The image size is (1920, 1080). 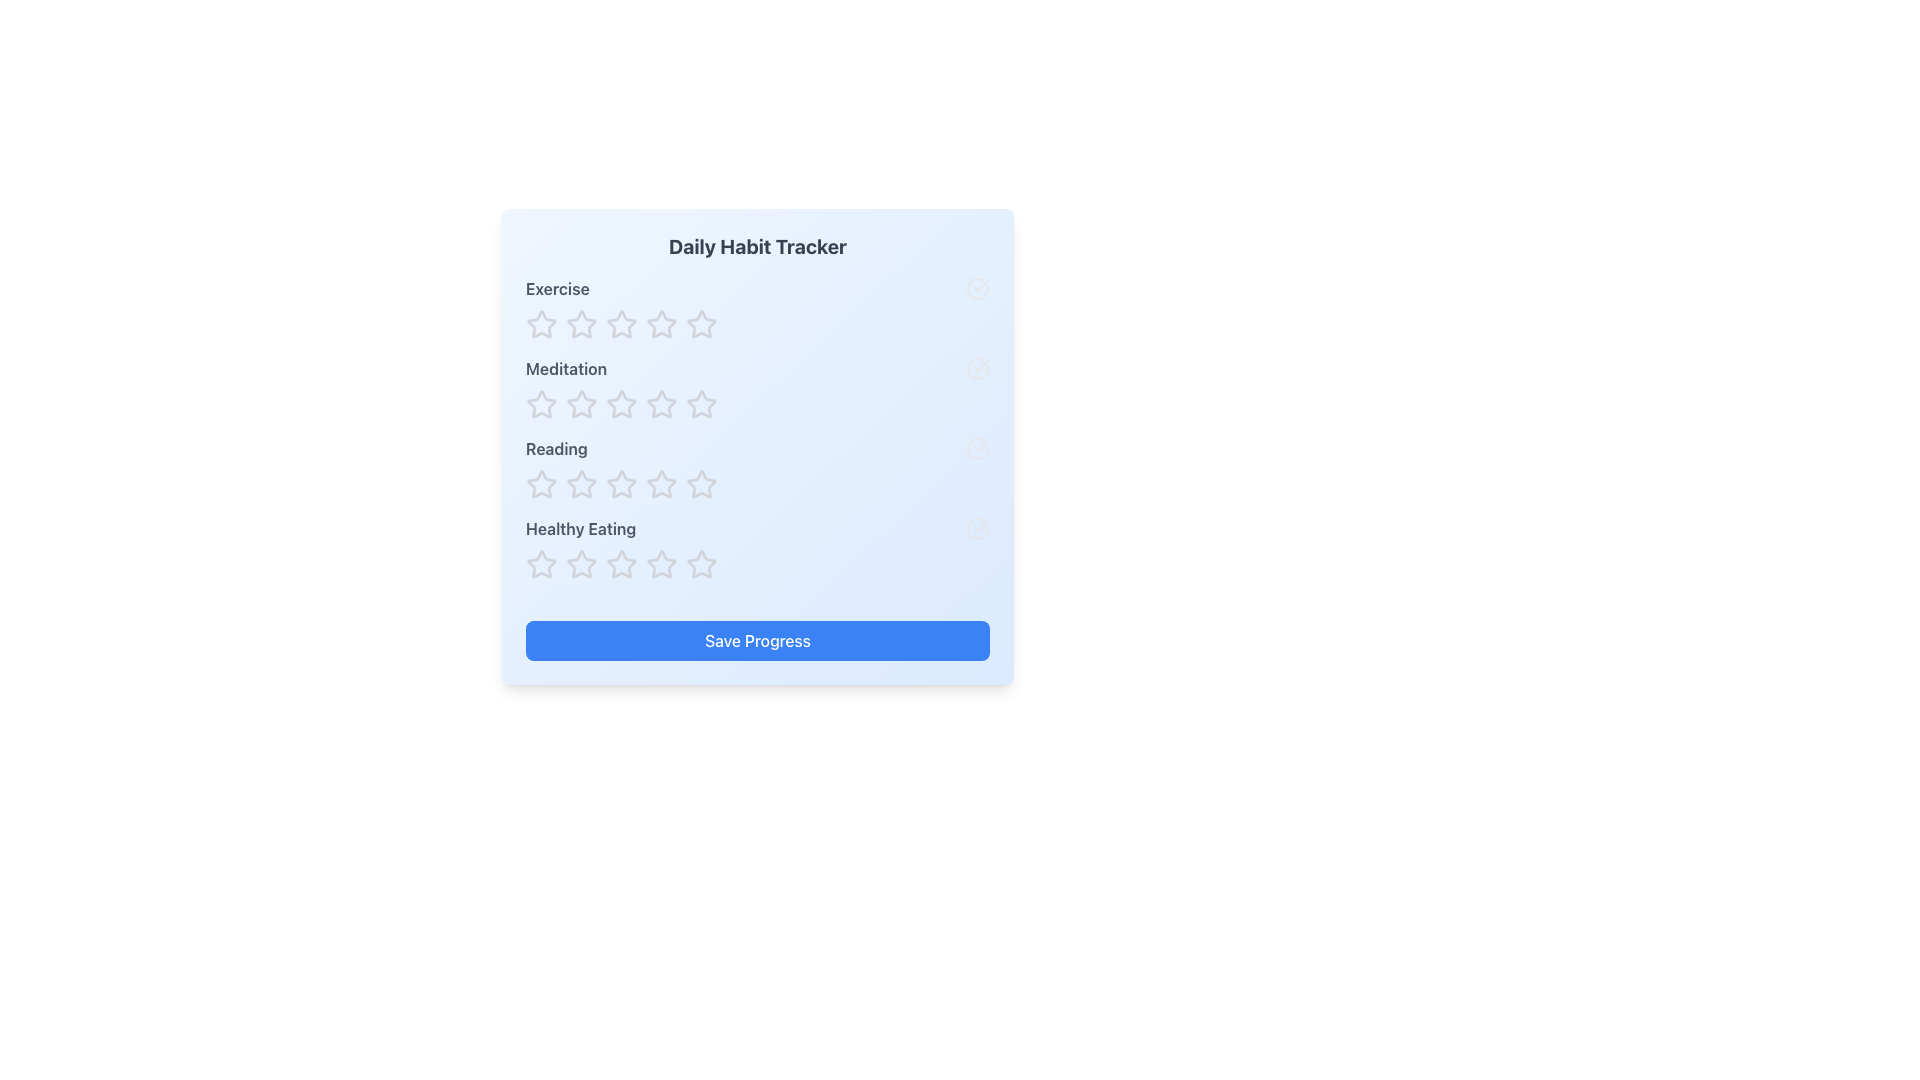 What do you see at coordinates (542, 404) in the screenshot?
I see `the second star icon in the five-star rating system associated with the 'Meditation' activity to assign the rating` at bounding box center [542, 404].